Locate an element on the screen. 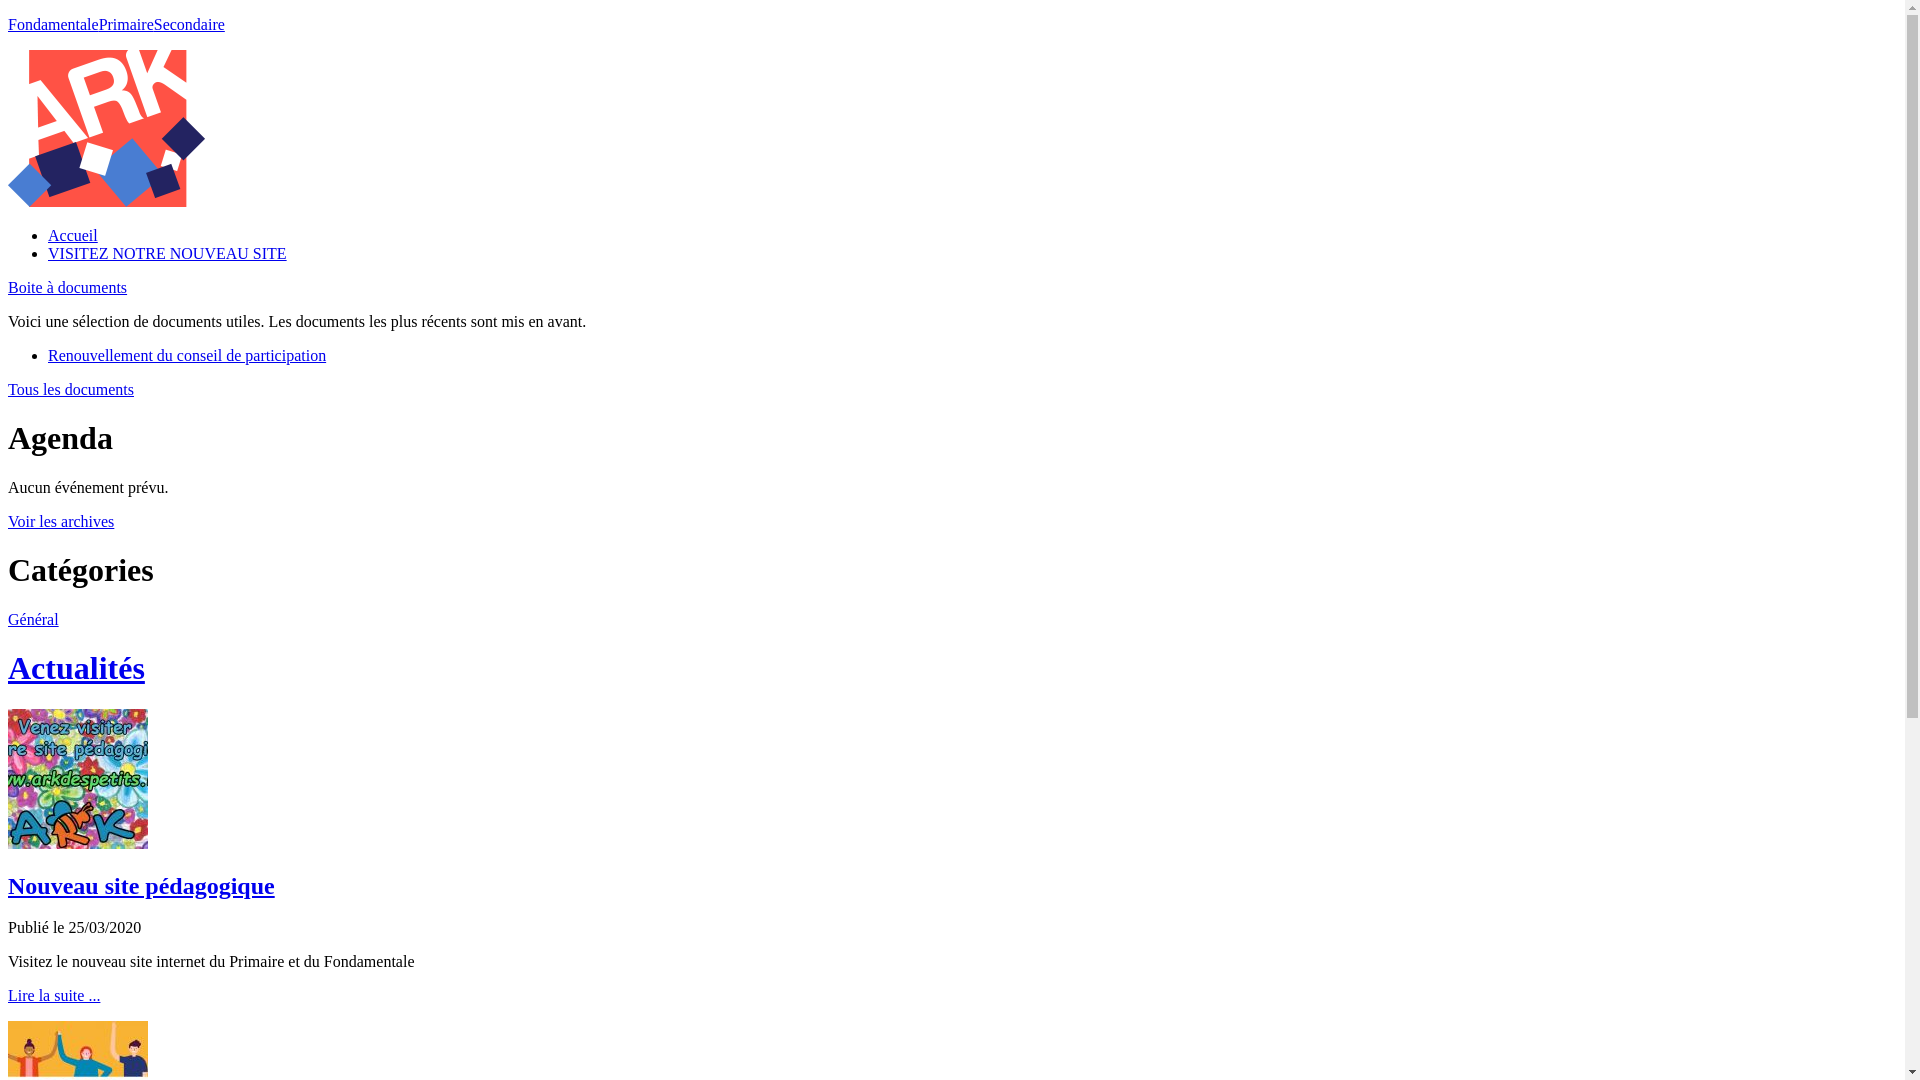  'Accueil' is located at coordinates (48, 234).